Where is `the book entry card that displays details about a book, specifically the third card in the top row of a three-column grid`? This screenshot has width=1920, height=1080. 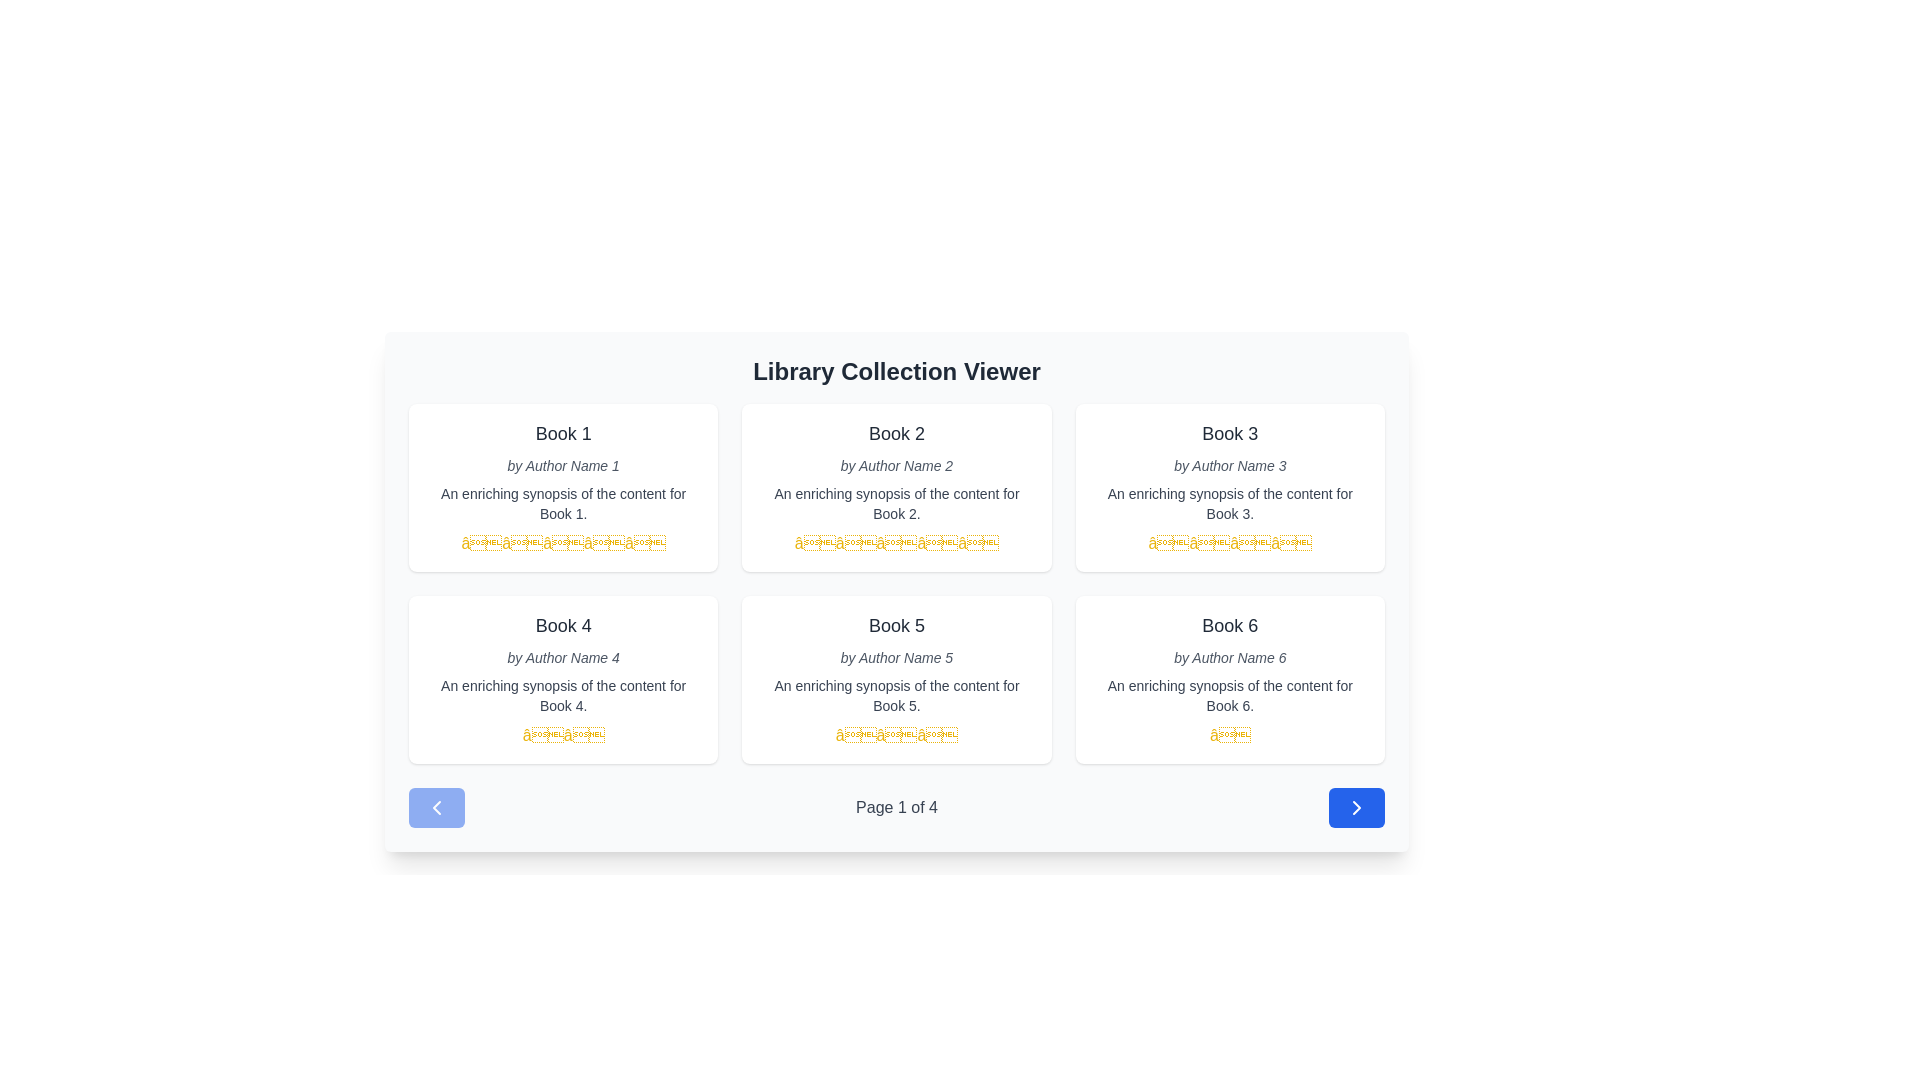
the book entry card that displays details about a book, specifically the third card in the top row of a three-column grid is located at coordinates (1229, 488).